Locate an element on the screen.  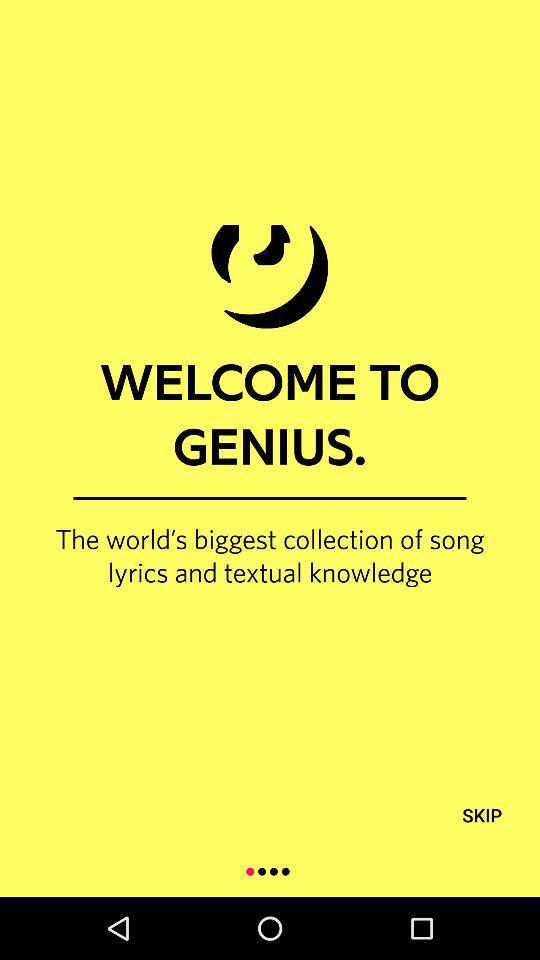
icon at the bottom right corner is located at coordinates (481, 815).